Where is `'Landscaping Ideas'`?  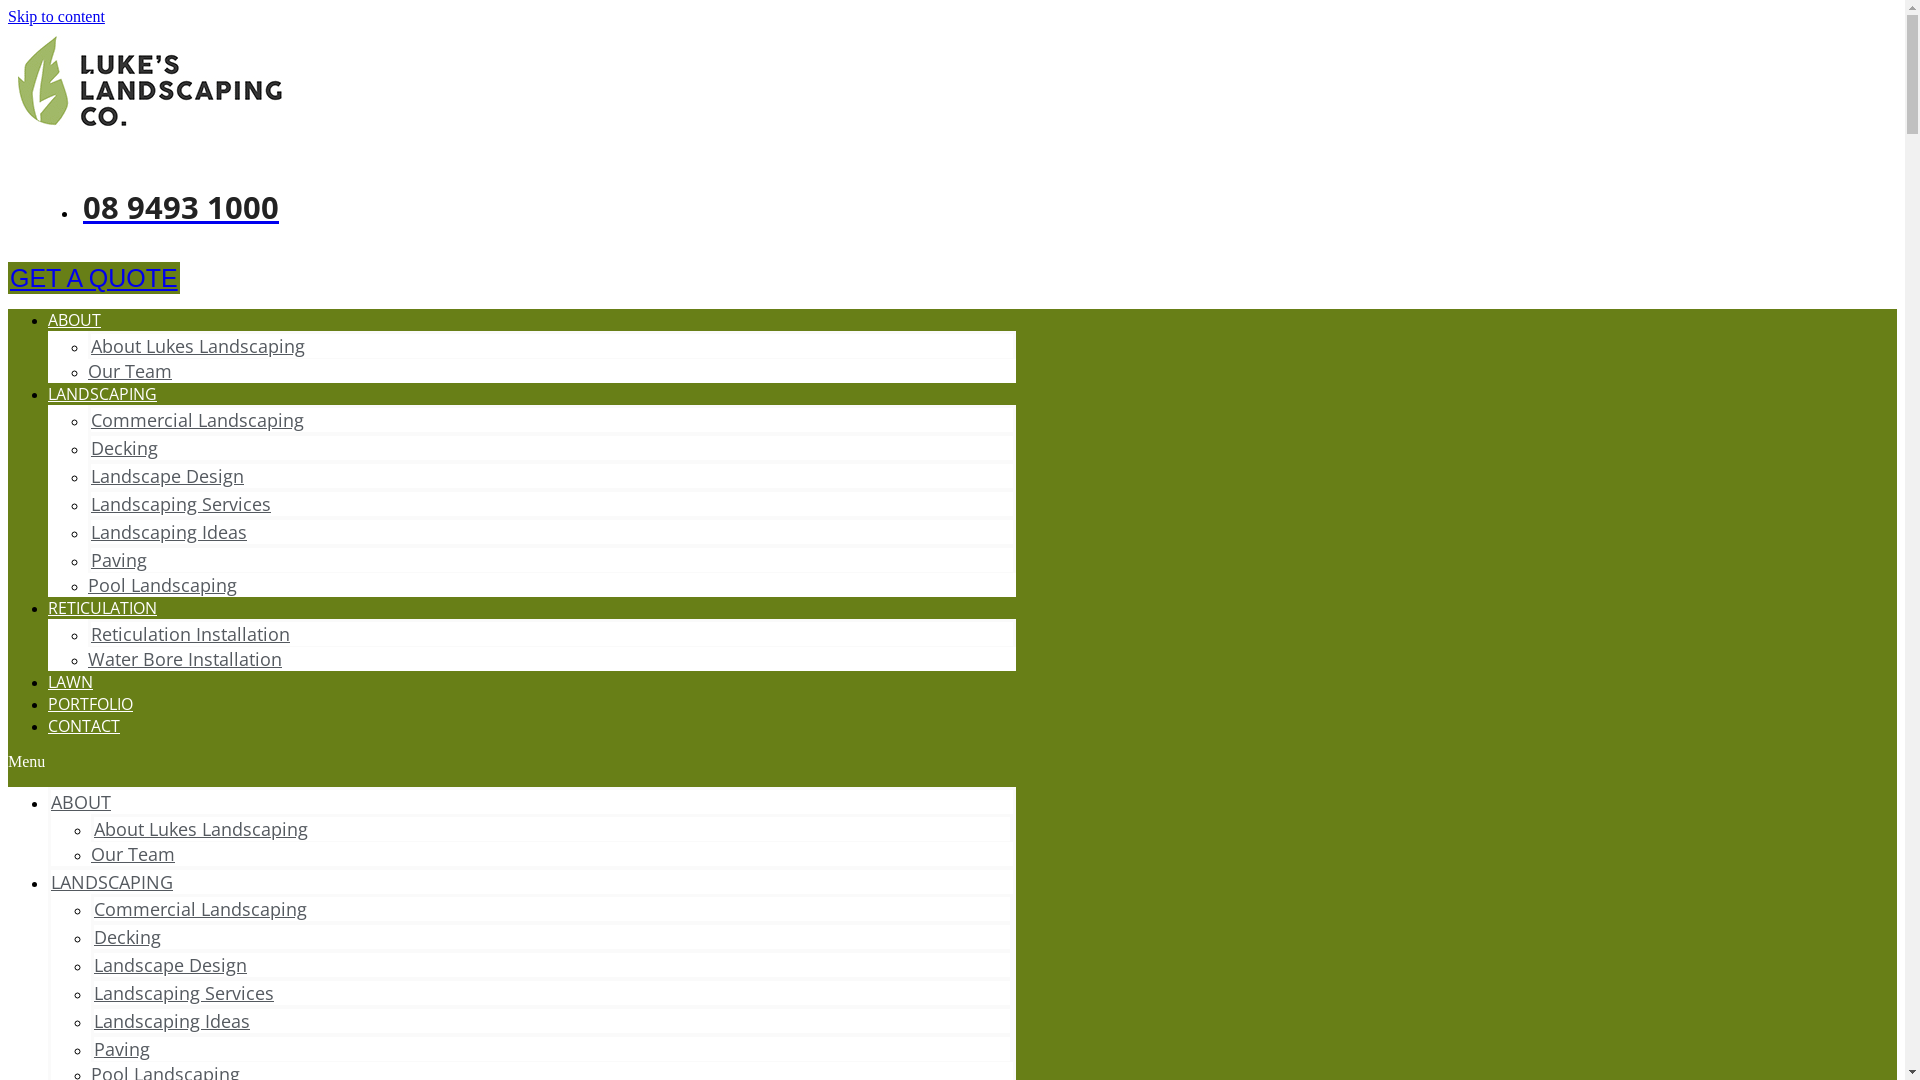
'Landscaping Ideas' is located at coordinates (172, 1021).